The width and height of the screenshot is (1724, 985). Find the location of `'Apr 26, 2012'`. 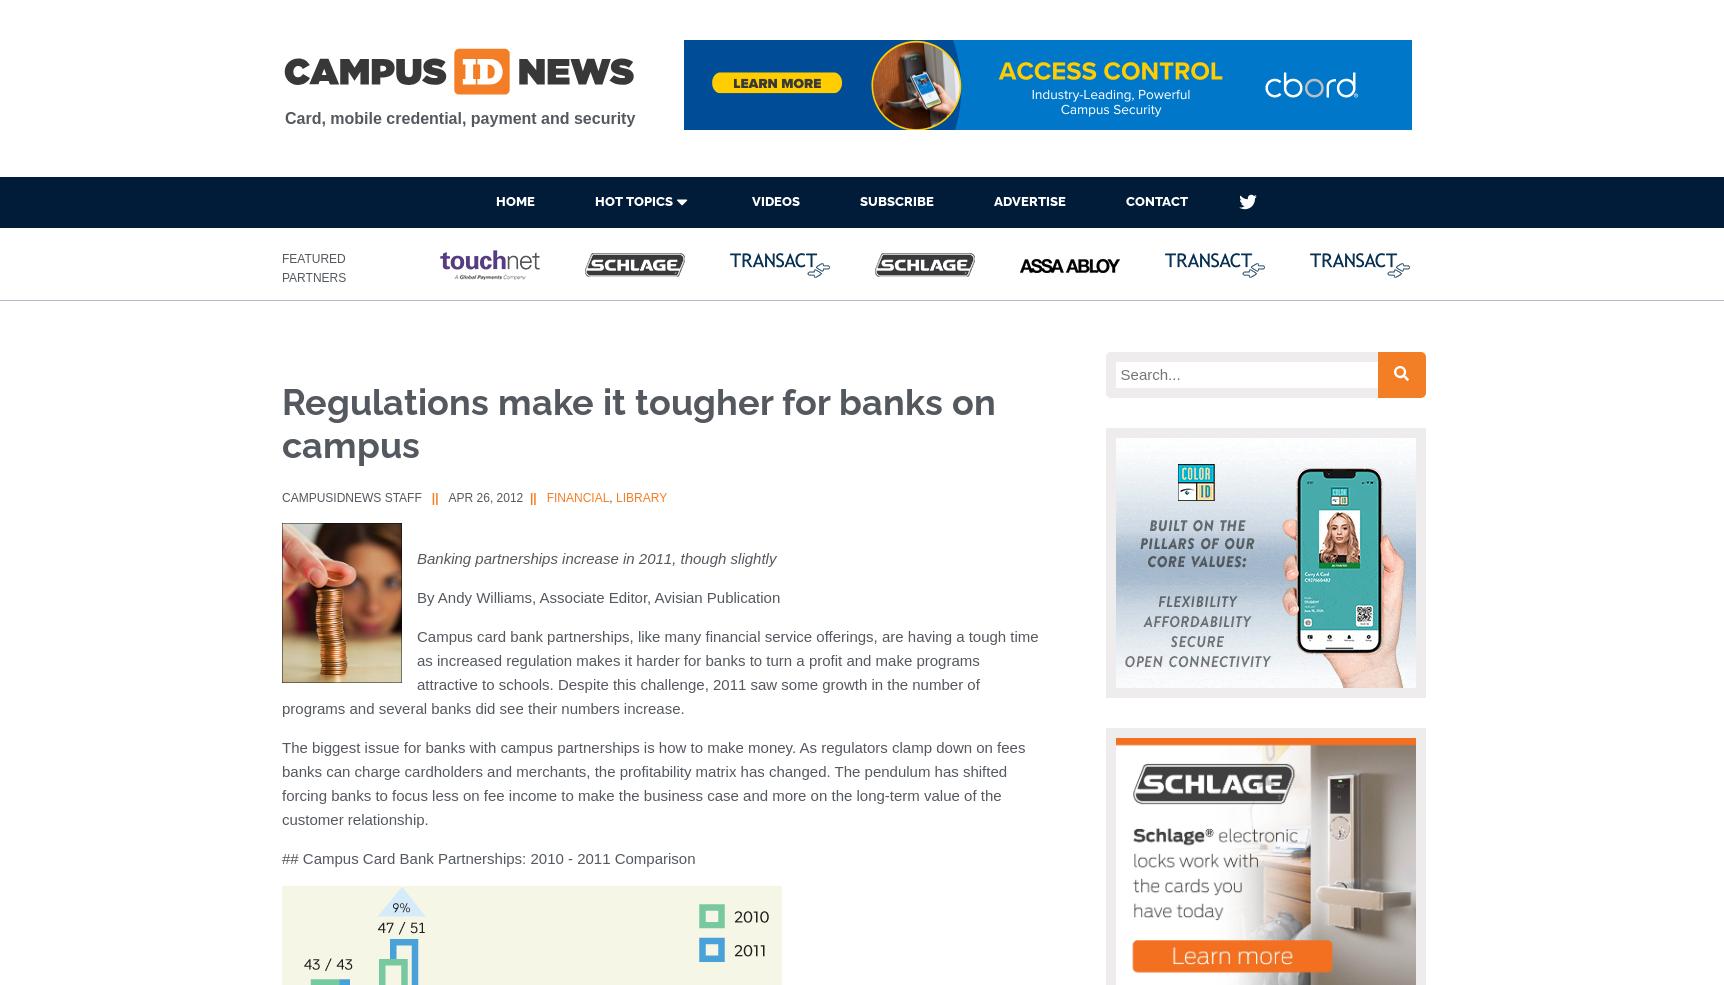

'Apr 26, 2012' is located at coordinates (485, 498).